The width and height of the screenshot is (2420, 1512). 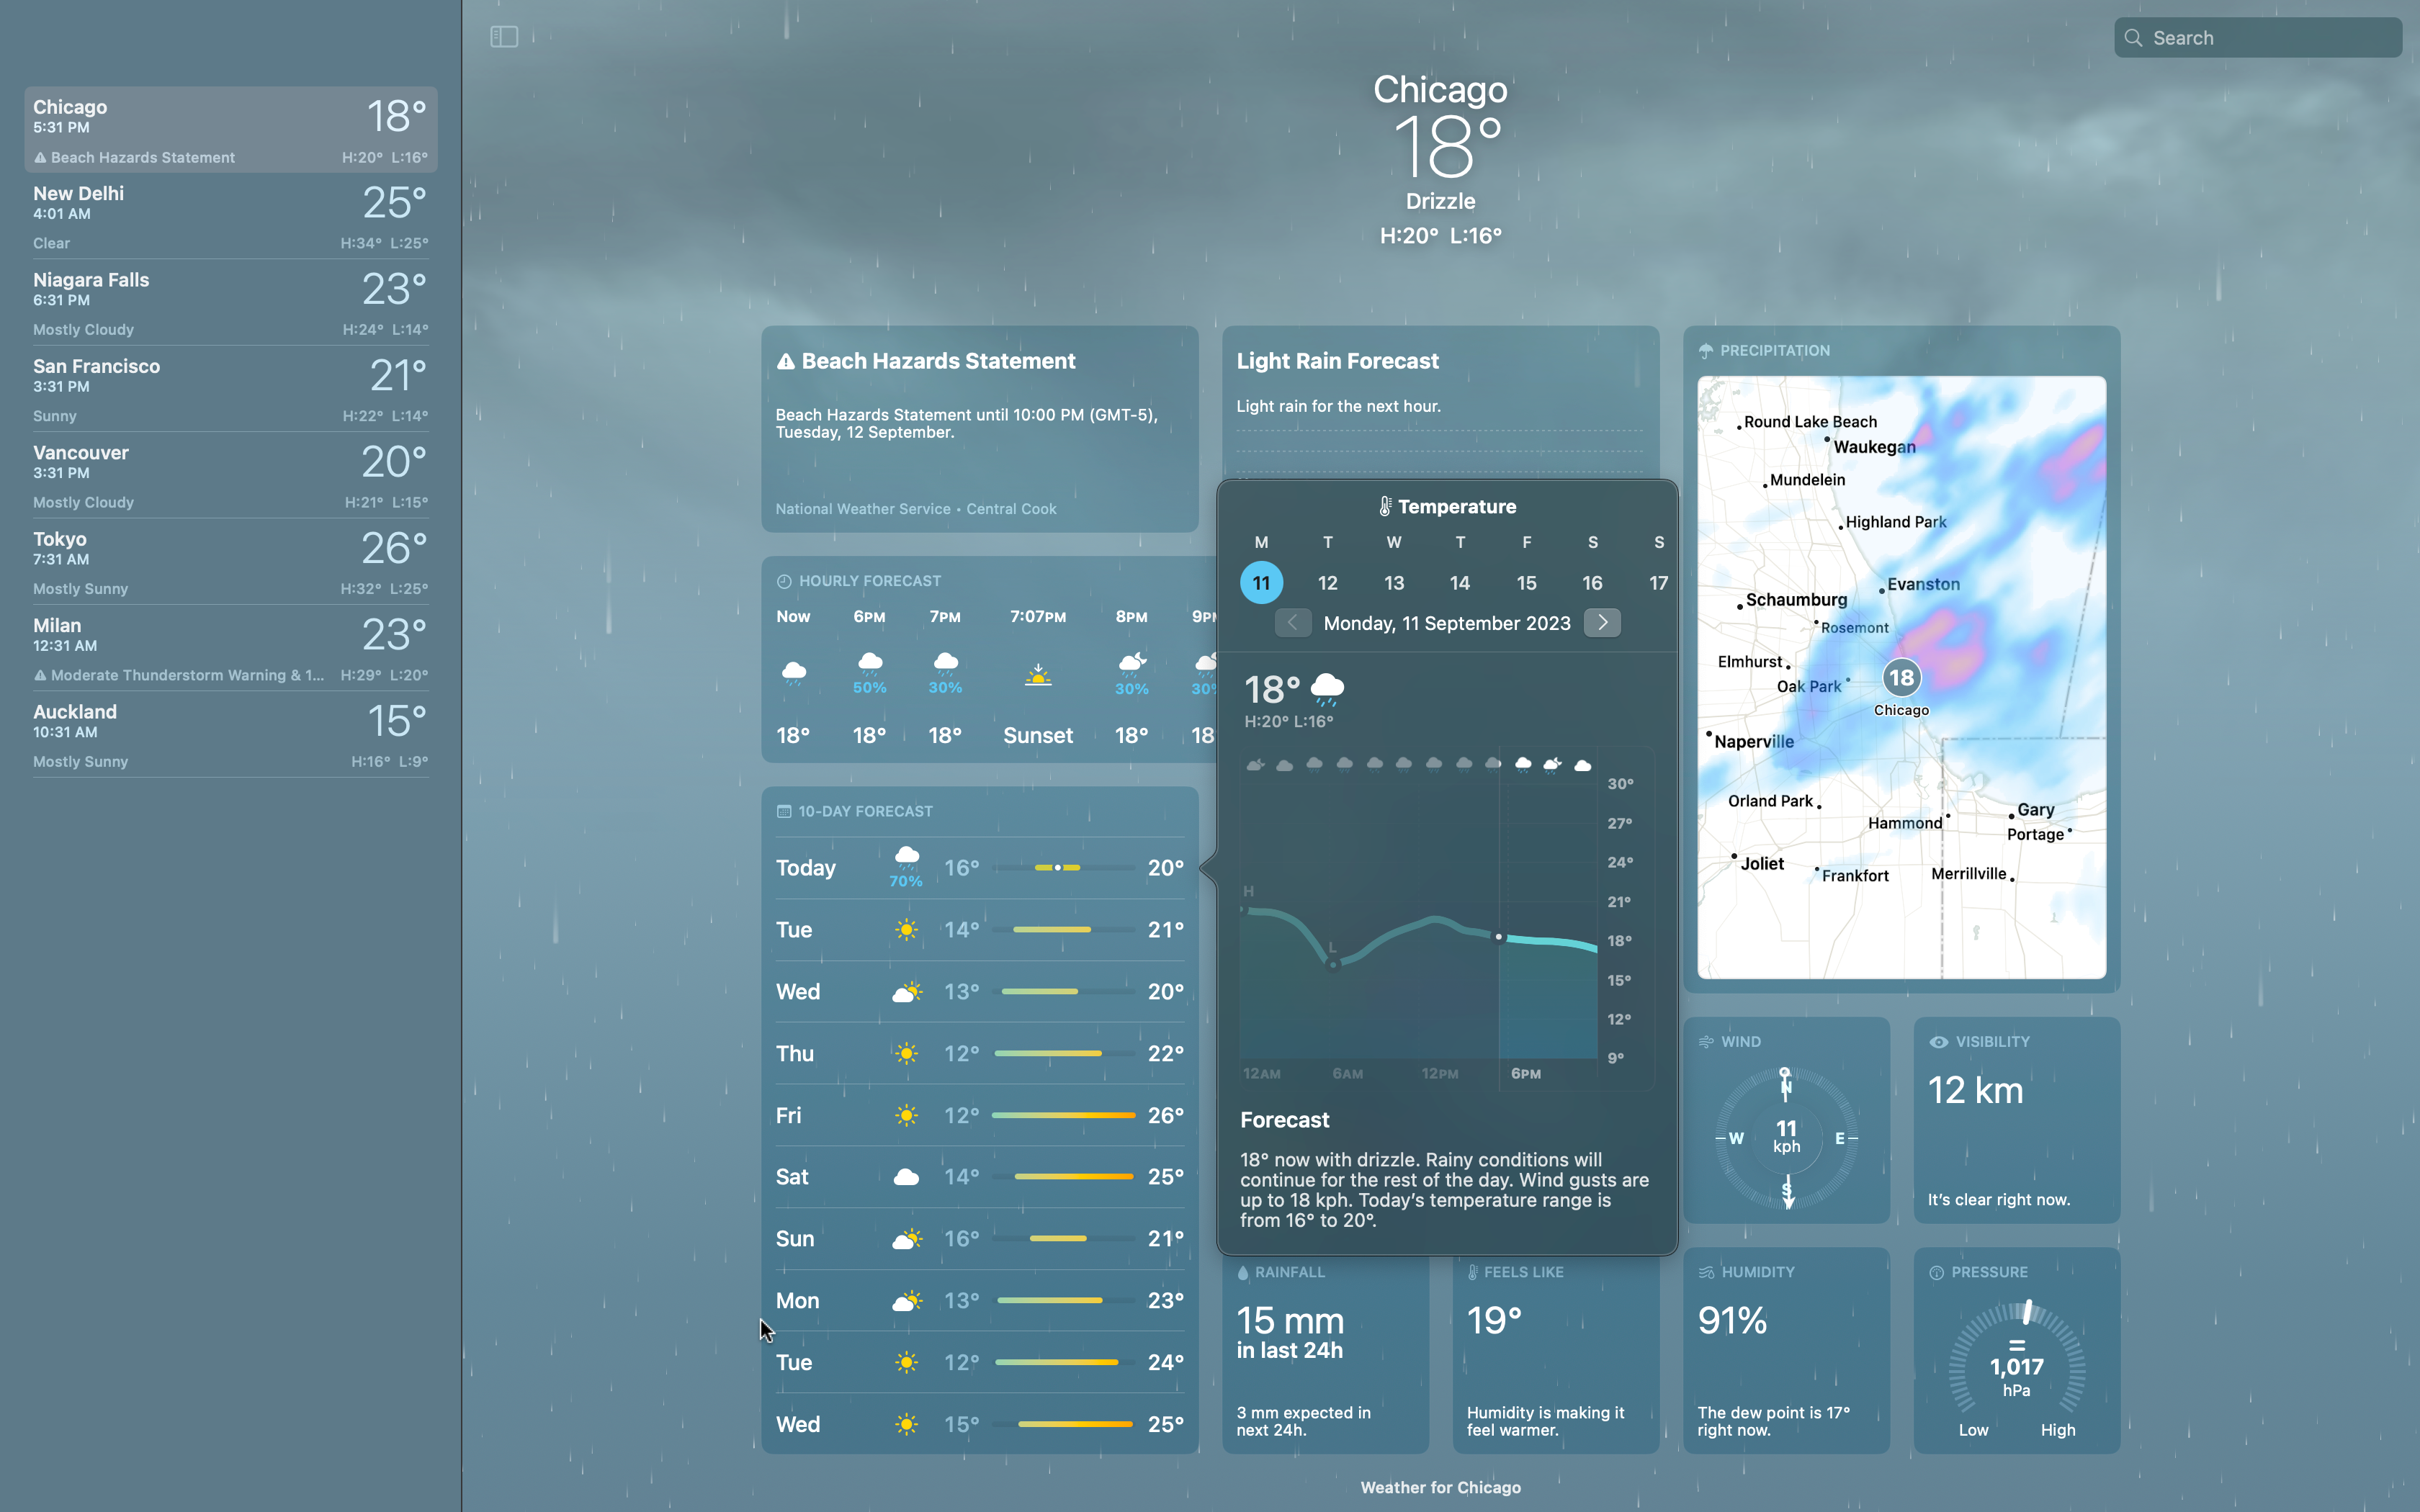 I want to click on For obtaining the 13th"s weather information, hit the date button, so click(x=1395, y=581).